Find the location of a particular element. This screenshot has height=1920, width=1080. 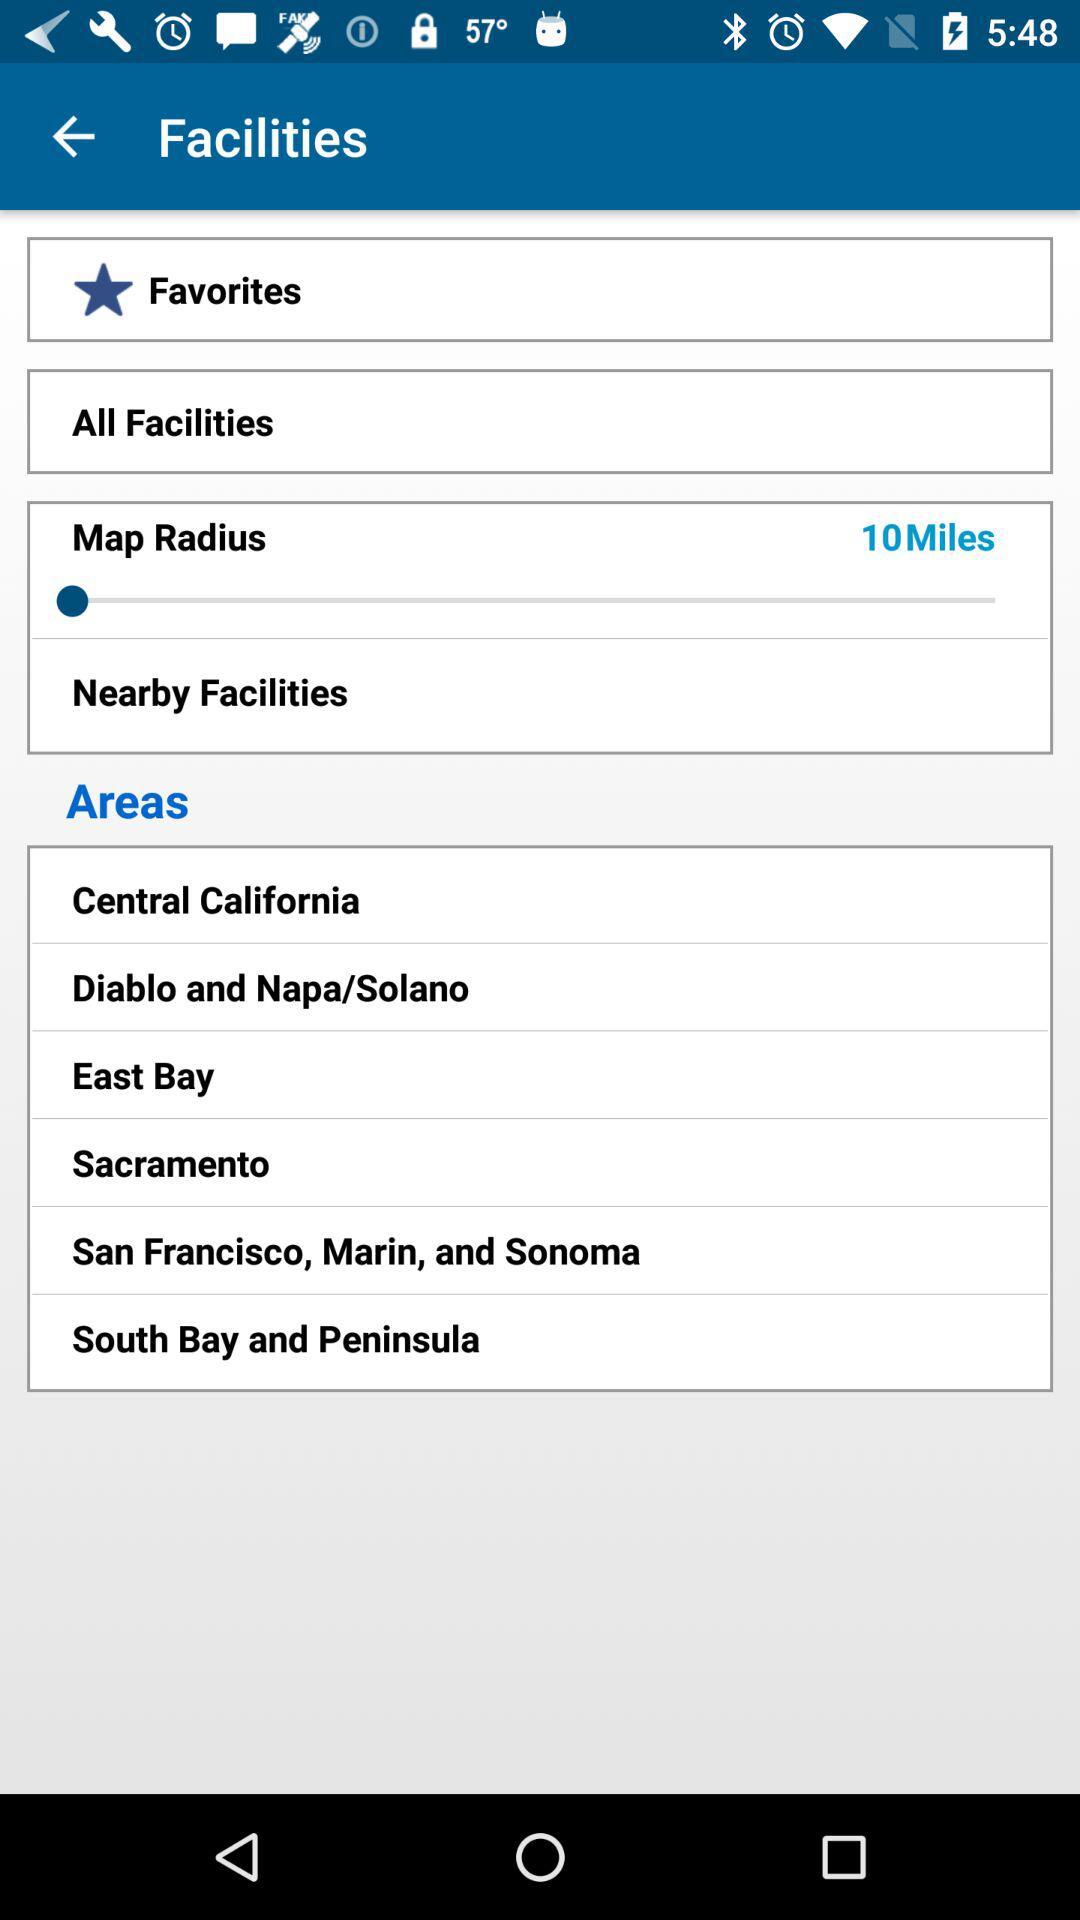

the favorites is located at coordinates (540, 288).